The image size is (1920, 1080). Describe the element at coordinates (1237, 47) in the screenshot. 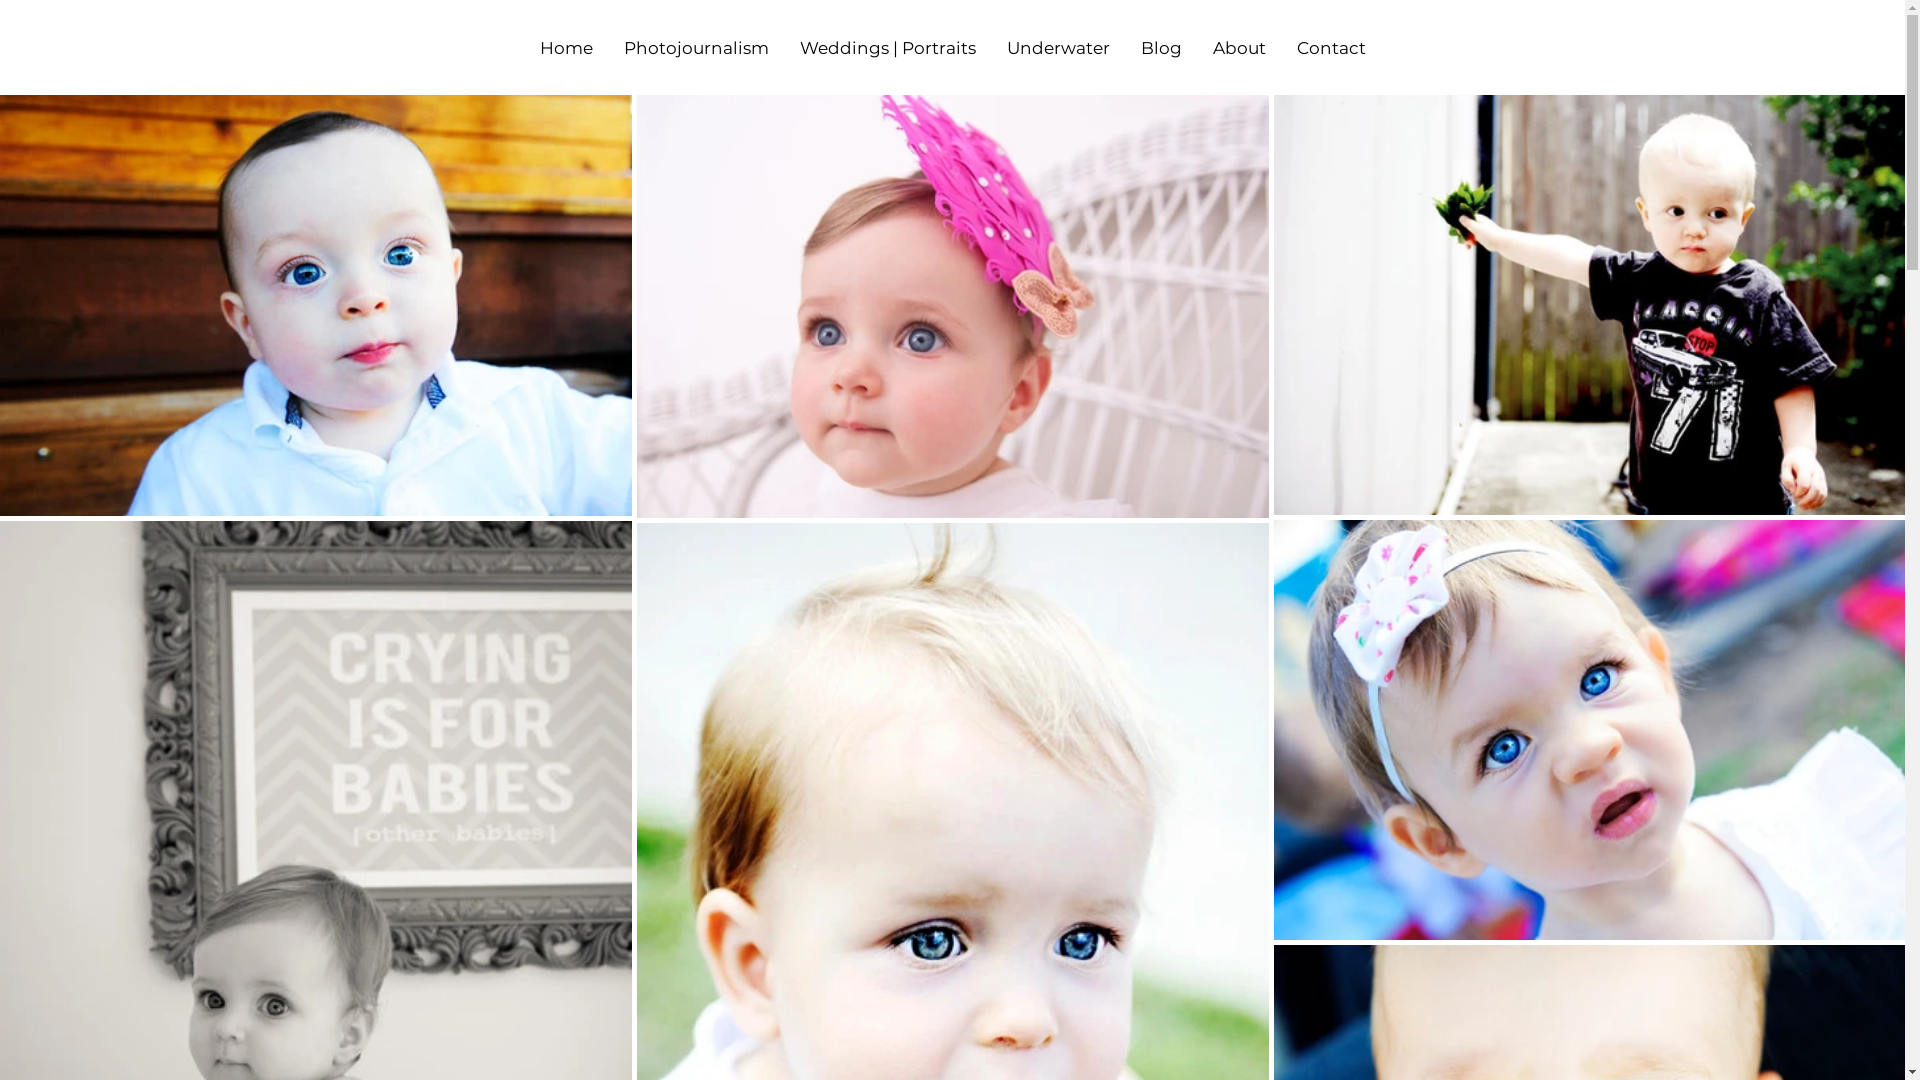

I see `'About'` at that location.